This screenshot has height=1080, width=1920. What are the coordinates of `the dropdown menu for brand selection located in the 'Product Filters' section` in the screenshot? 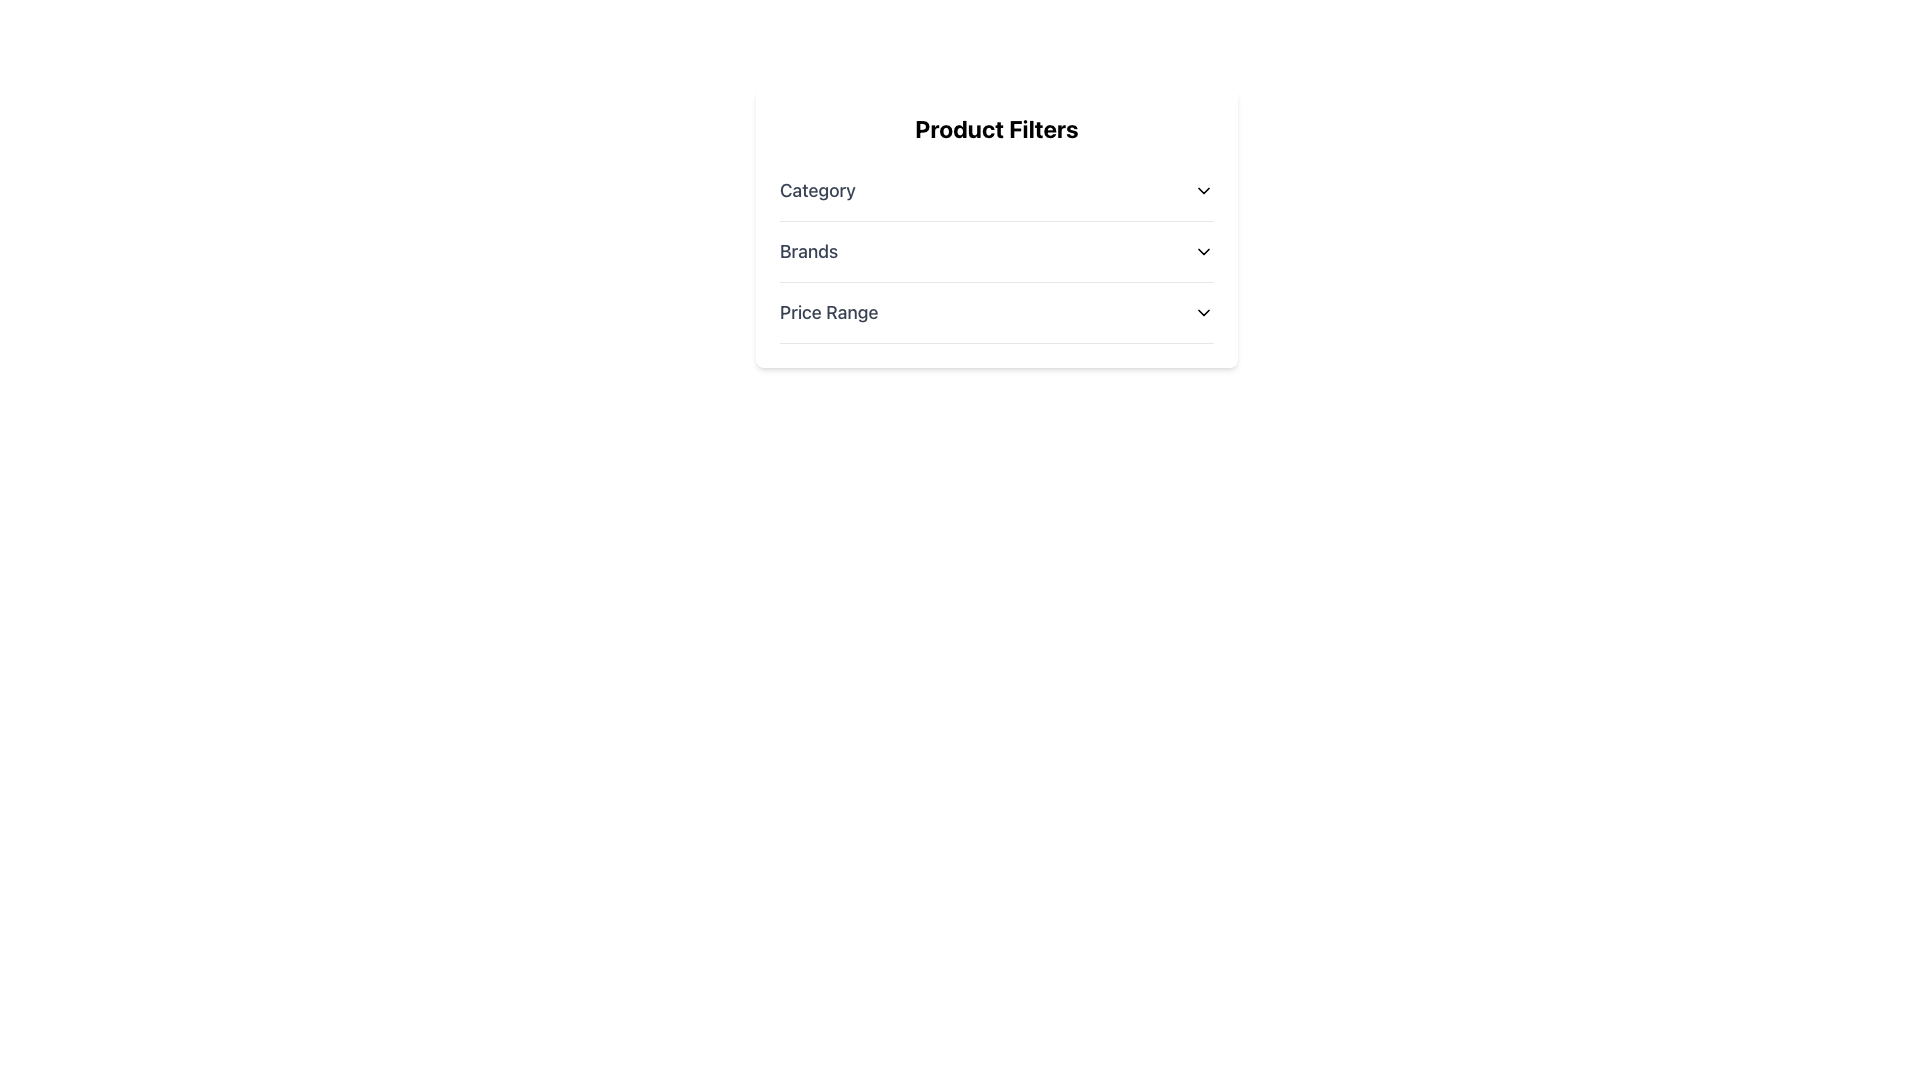 It's located at (997, 250).